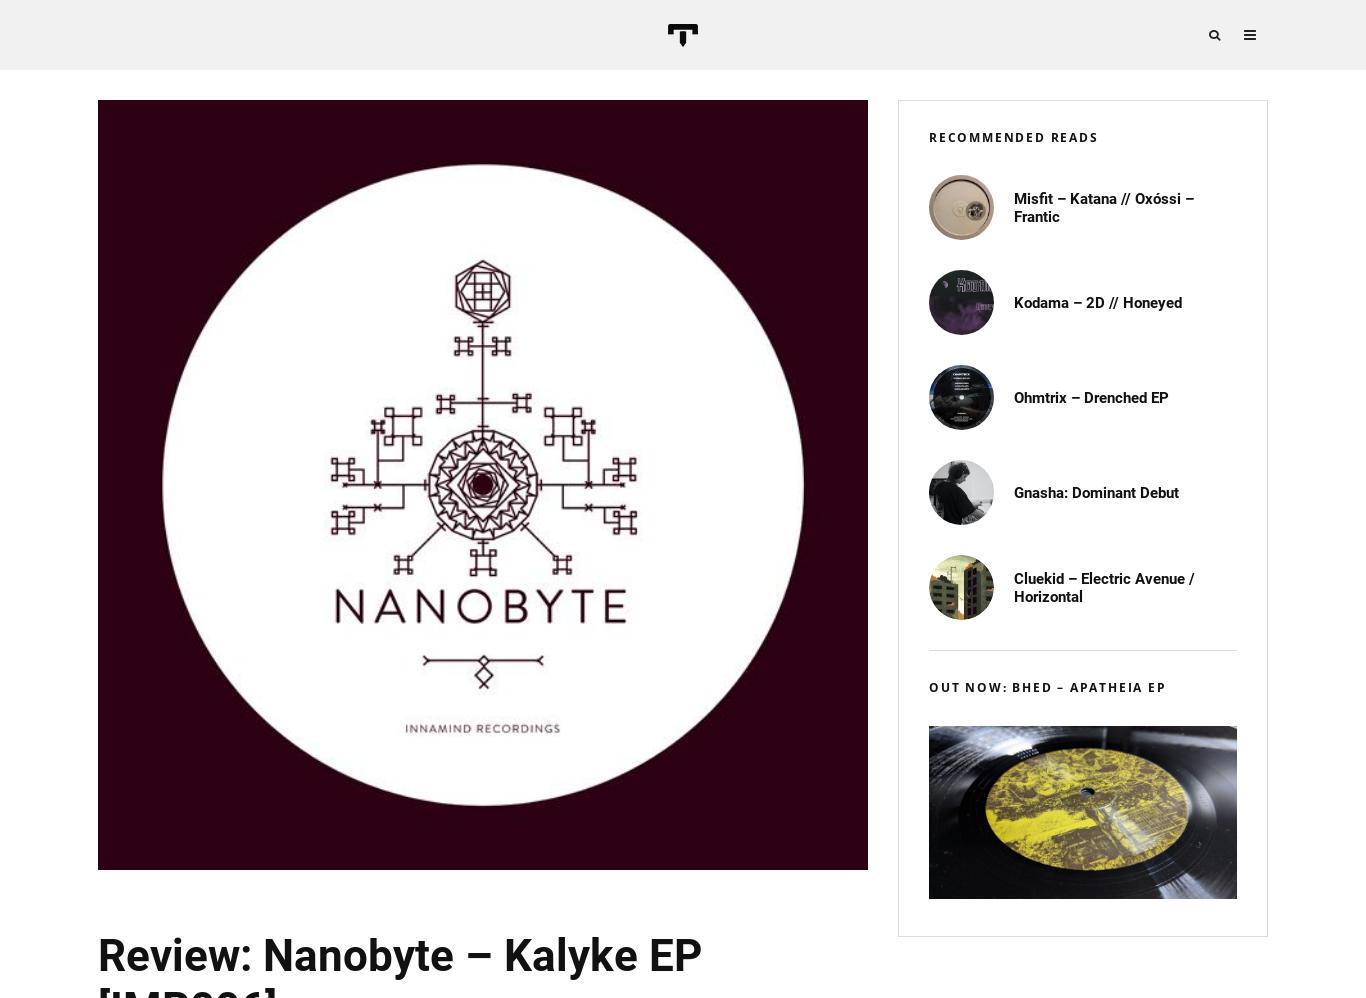 The width and height of the screenshot is (1366, 998). I want to click on 'OUT NOW: BHED – APATHEIA EP', so click(1046, 686).